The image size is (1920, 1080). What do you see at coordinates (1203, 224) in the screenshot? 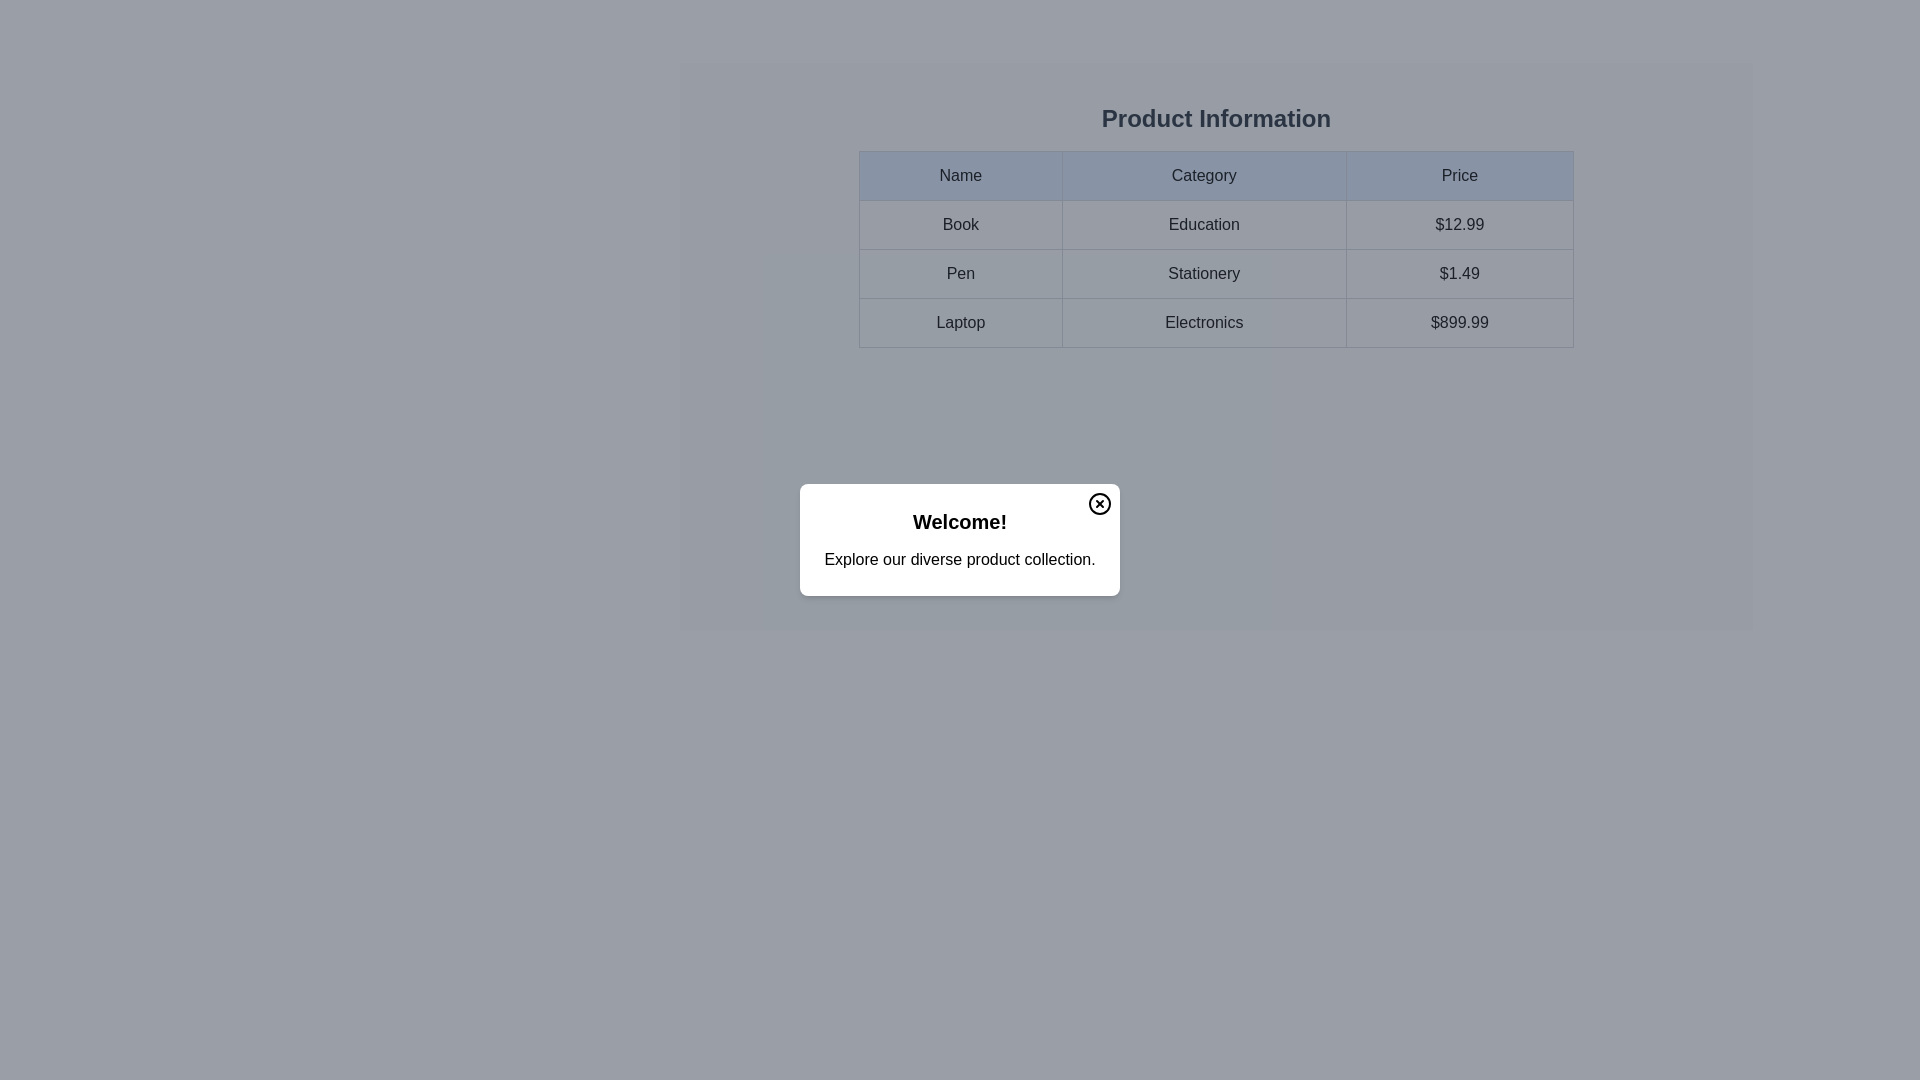
I see `the text label displaying 'Education', which is styled with center alignment and appears within a bordered rectangular cell in a table structure` at bounding box center [1203, 224].